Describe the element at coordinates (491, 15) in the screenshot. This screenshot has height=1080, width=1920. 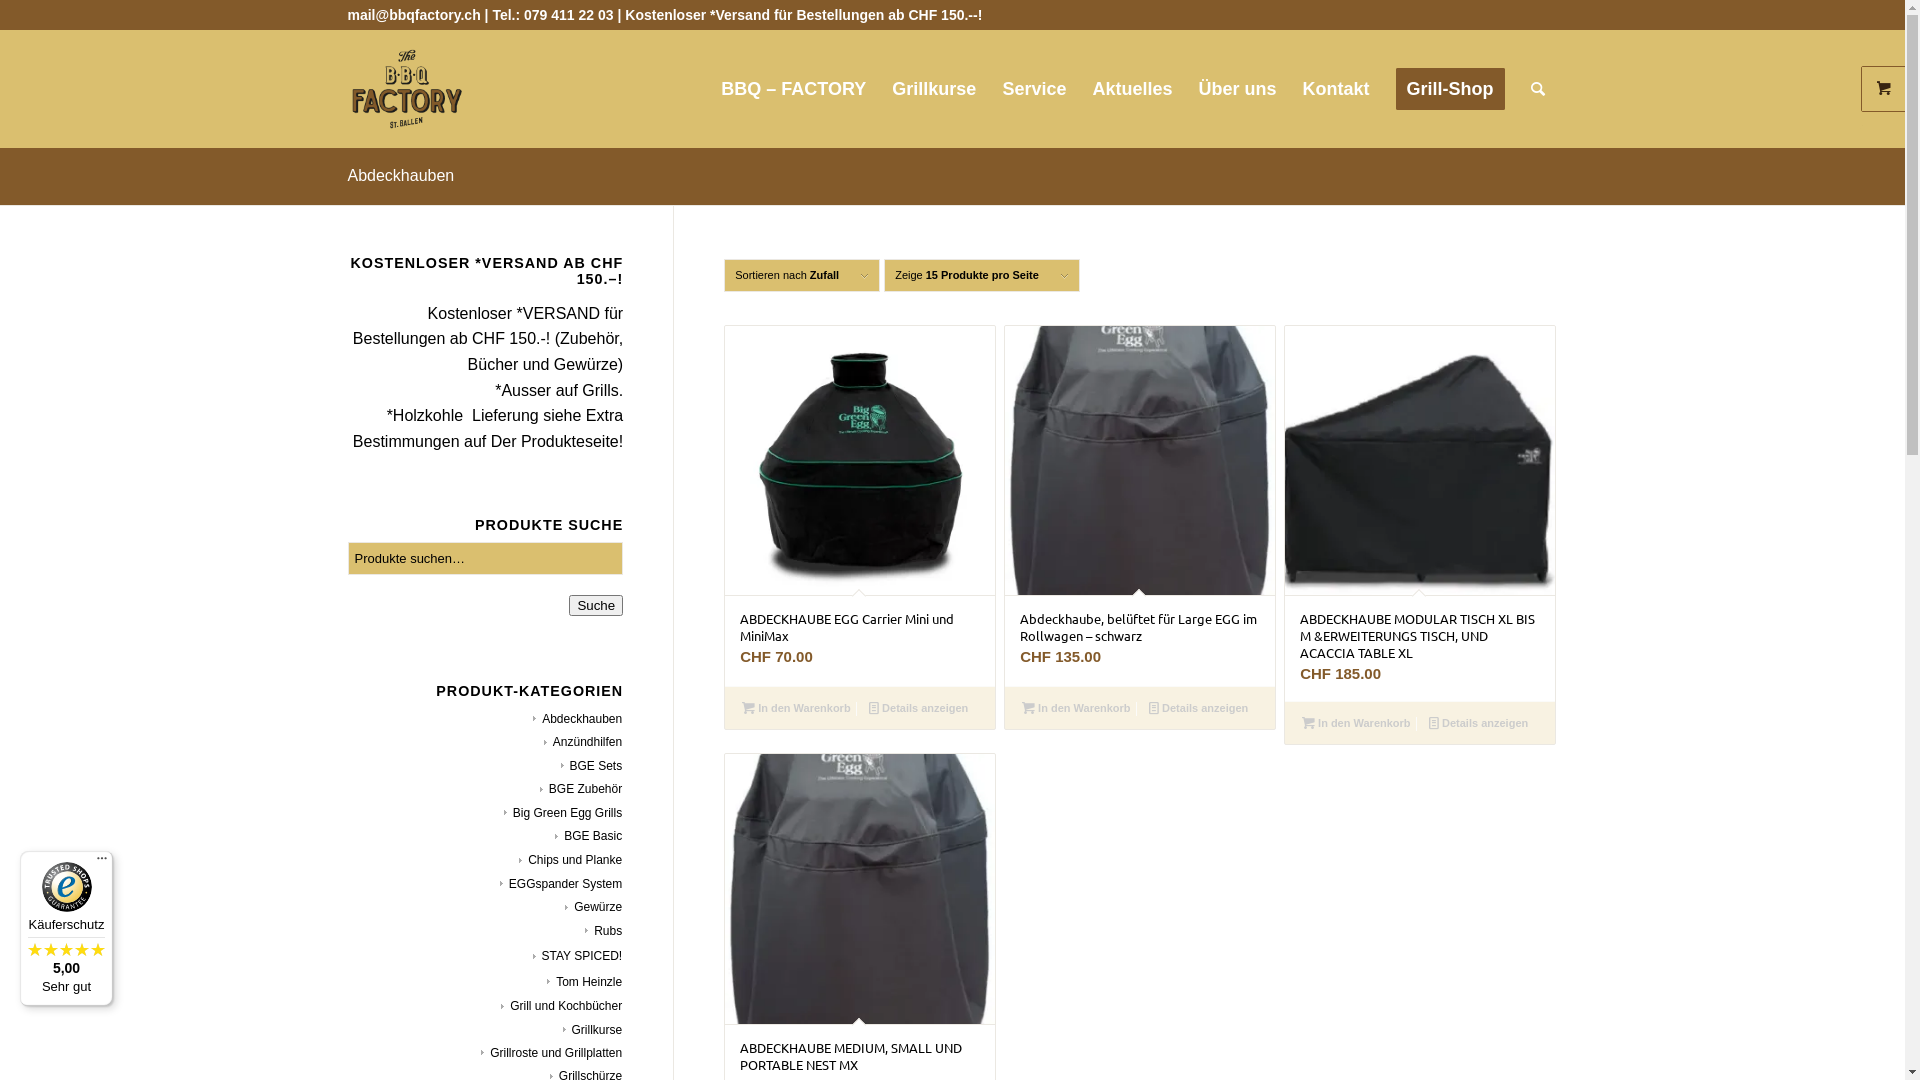
I see `'Tel.: 079 411 22 03'` at that location.